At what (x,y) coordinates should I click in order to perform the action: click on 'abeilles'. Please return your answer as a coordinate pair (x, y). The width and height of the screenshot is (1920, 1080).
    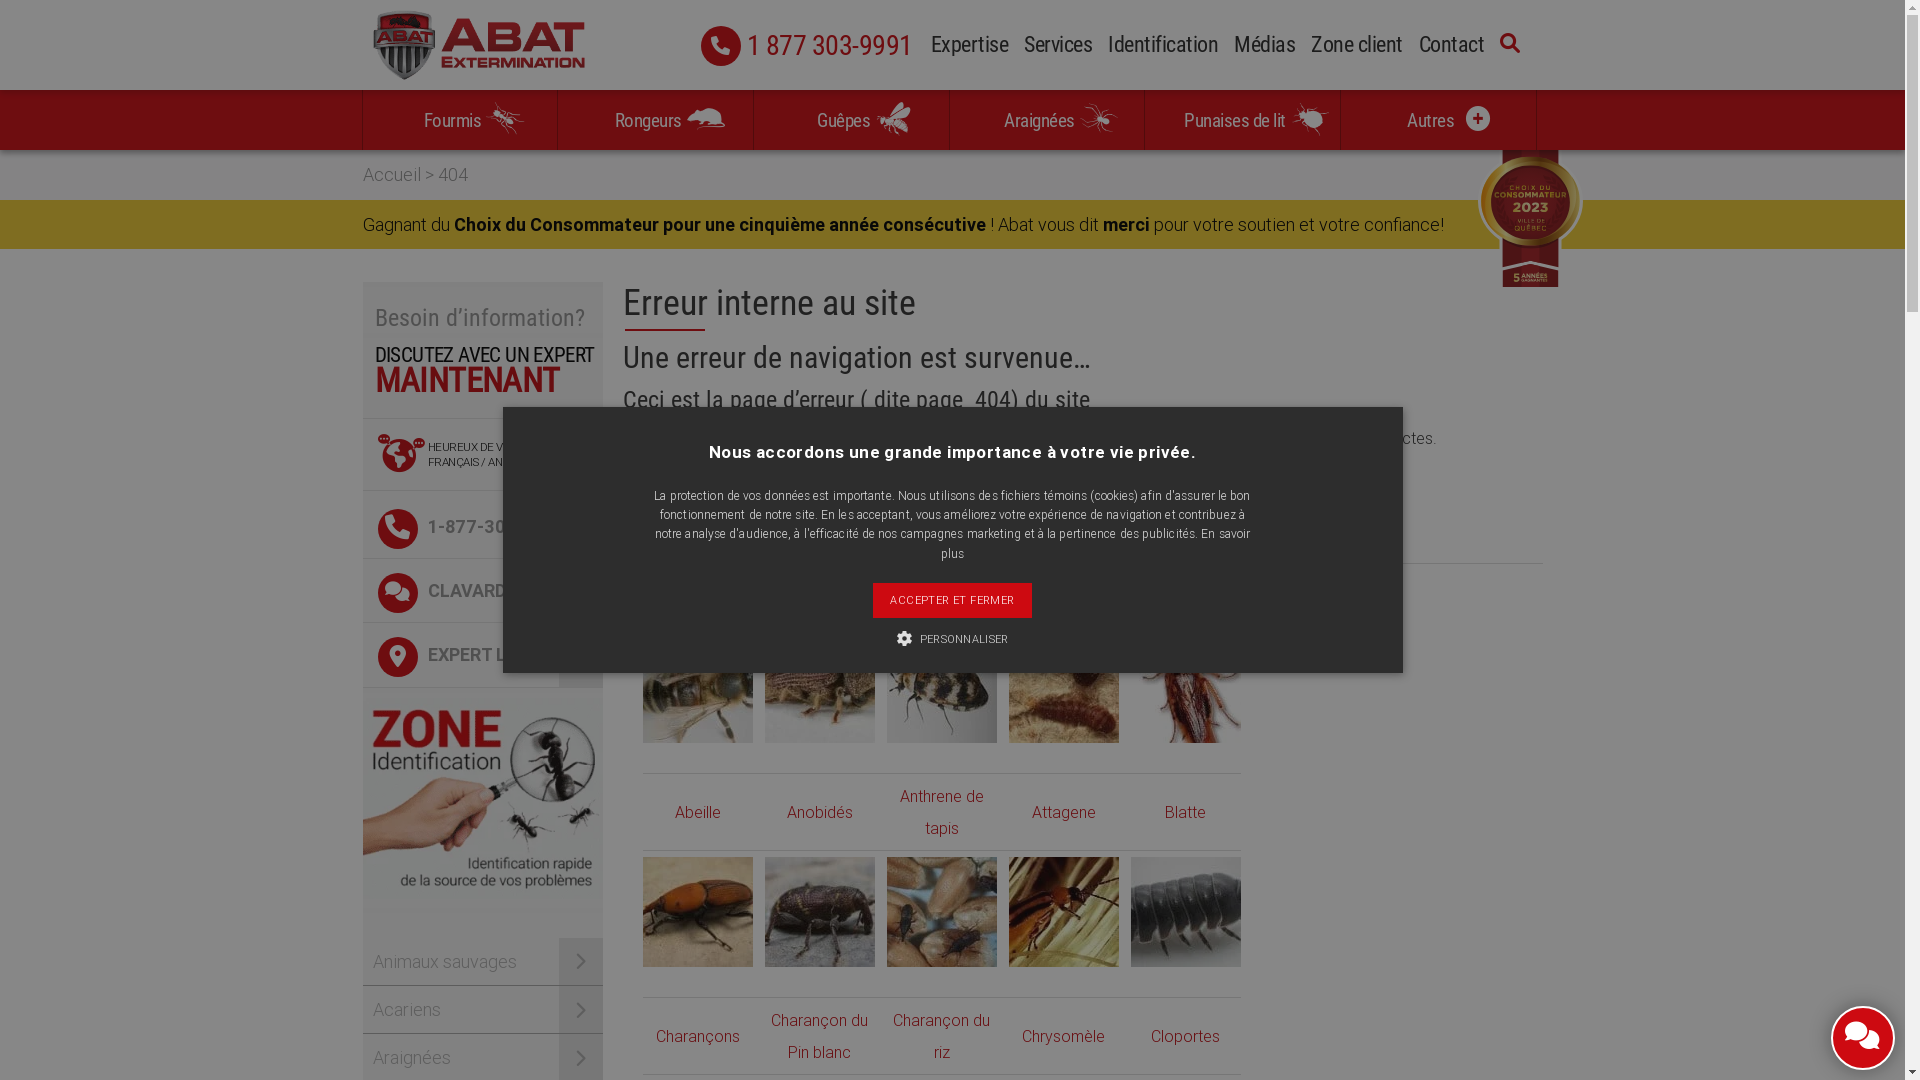
    Looking at the image, I should click on (696, 686).